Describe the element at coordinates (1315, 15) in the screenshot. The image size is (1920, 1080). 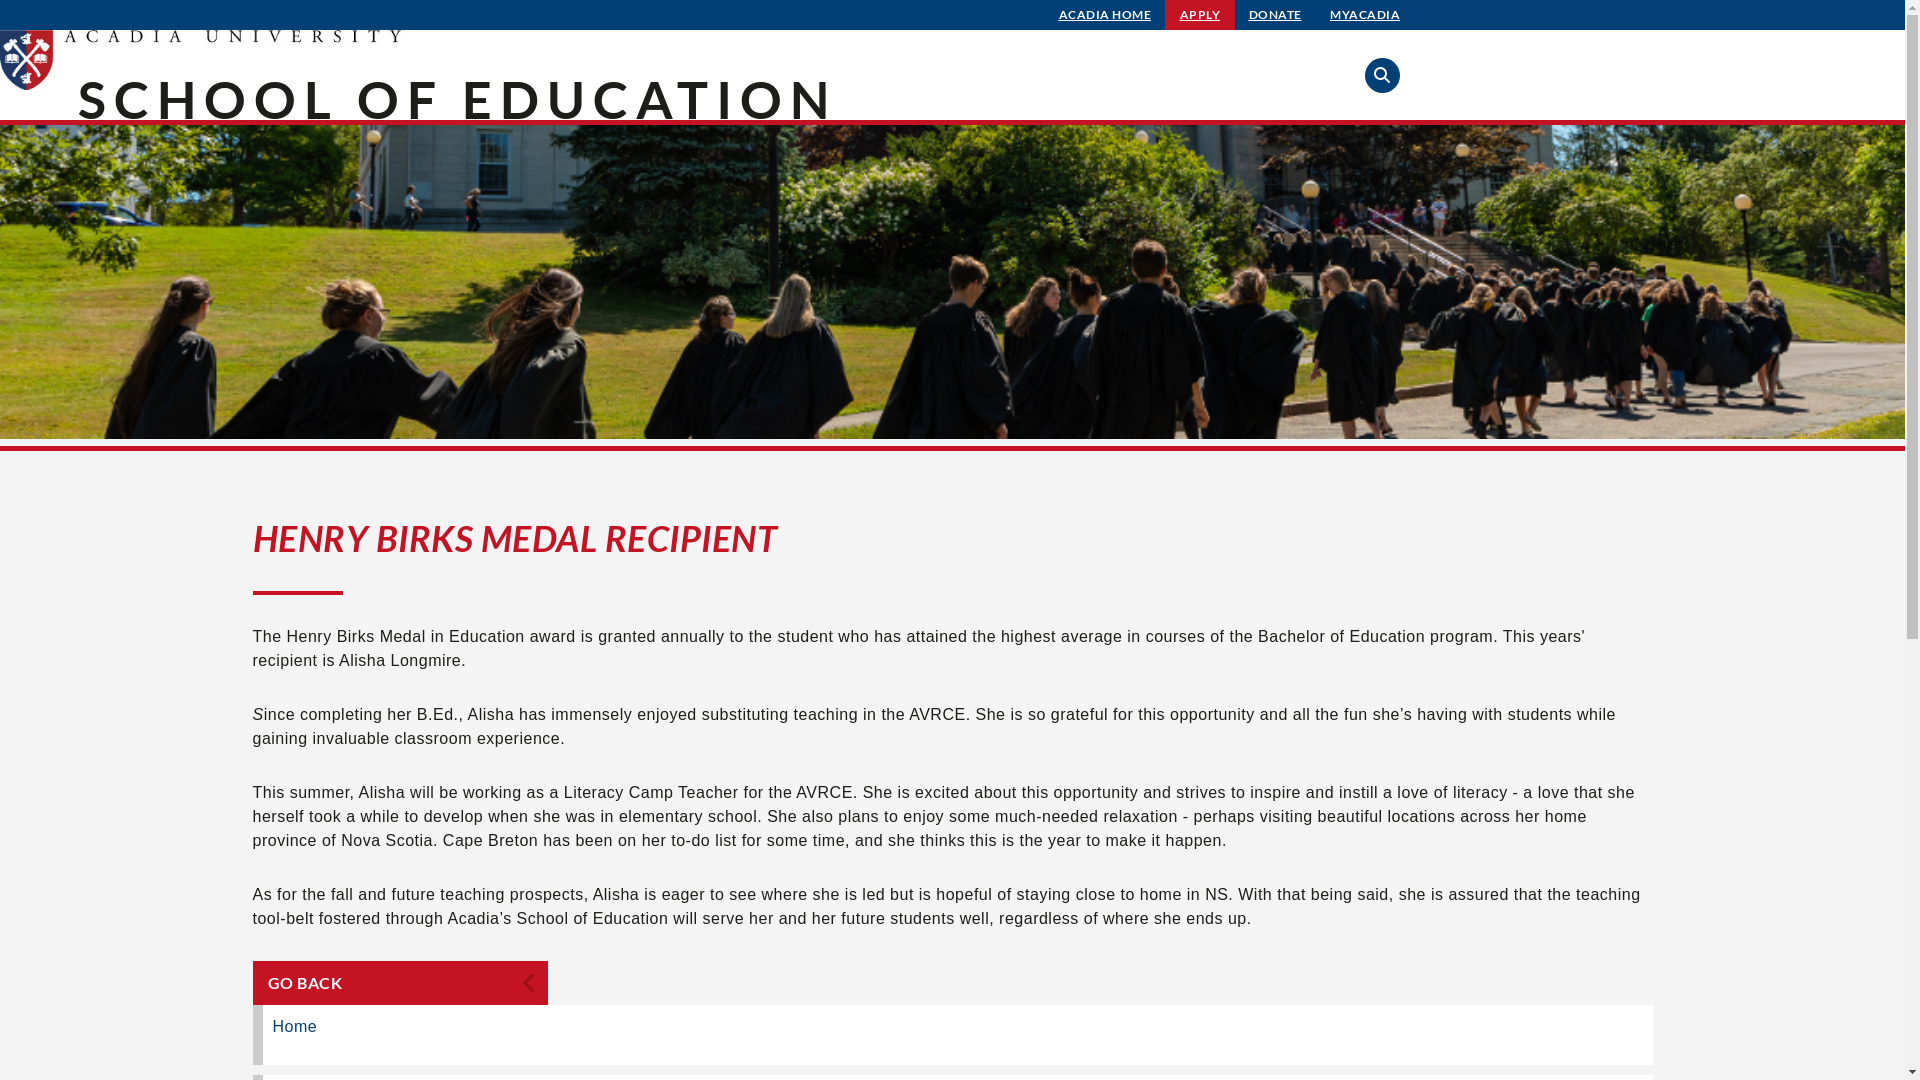
I see `'MYACADIA'` at that location.